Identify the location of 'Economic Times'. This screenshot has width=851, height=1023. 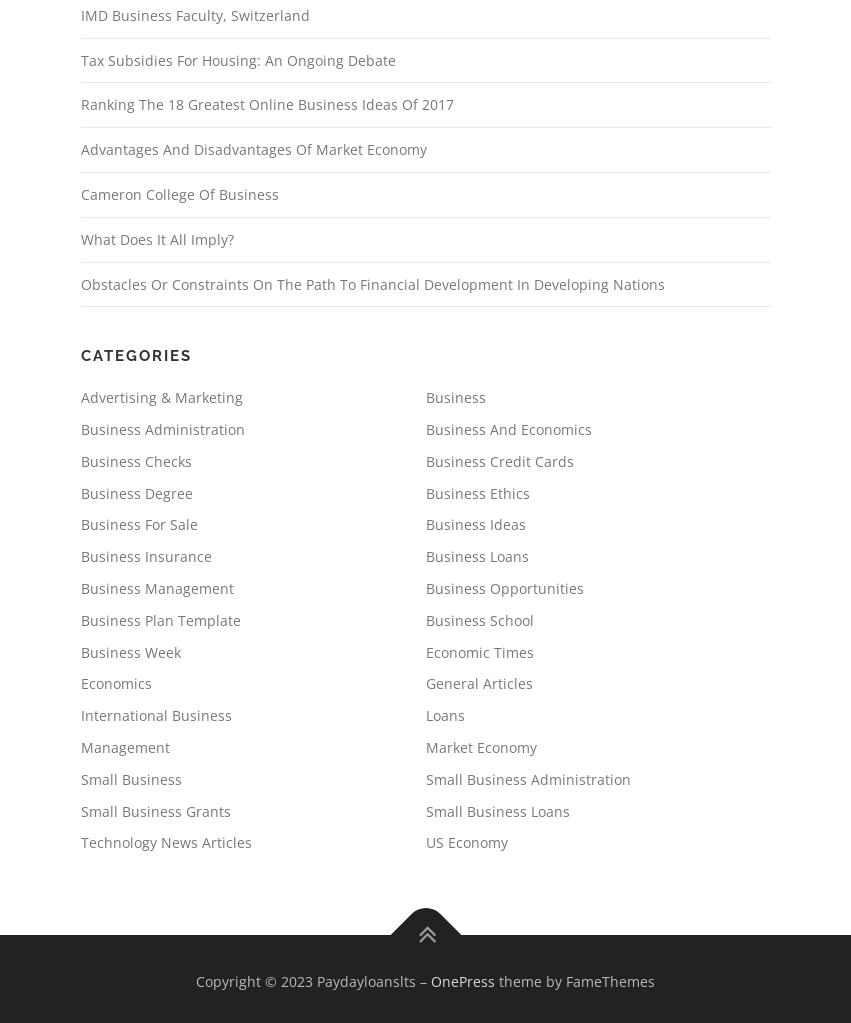
(478, 651).